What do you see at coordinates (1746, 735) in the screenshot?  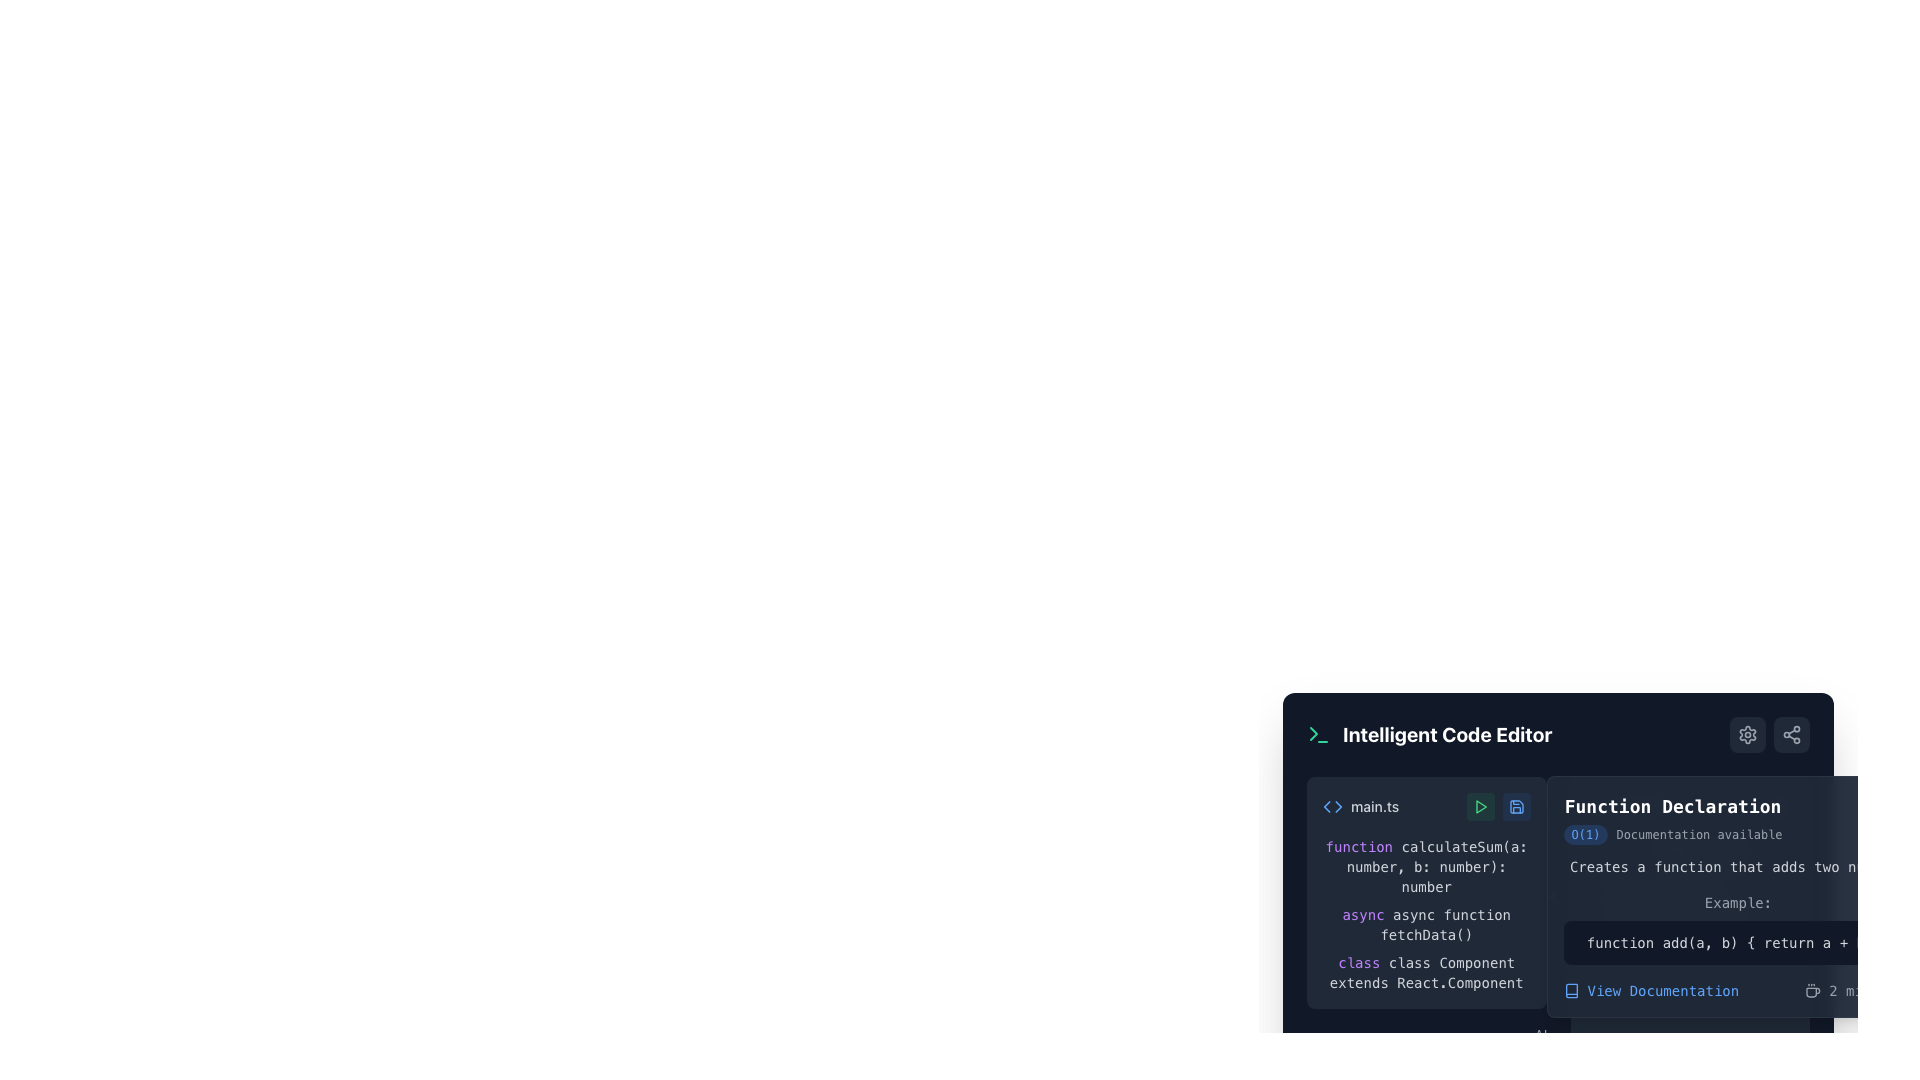 I see `the gear icon located at the top-right corner of the interface` at bounding box center [1746, 735].